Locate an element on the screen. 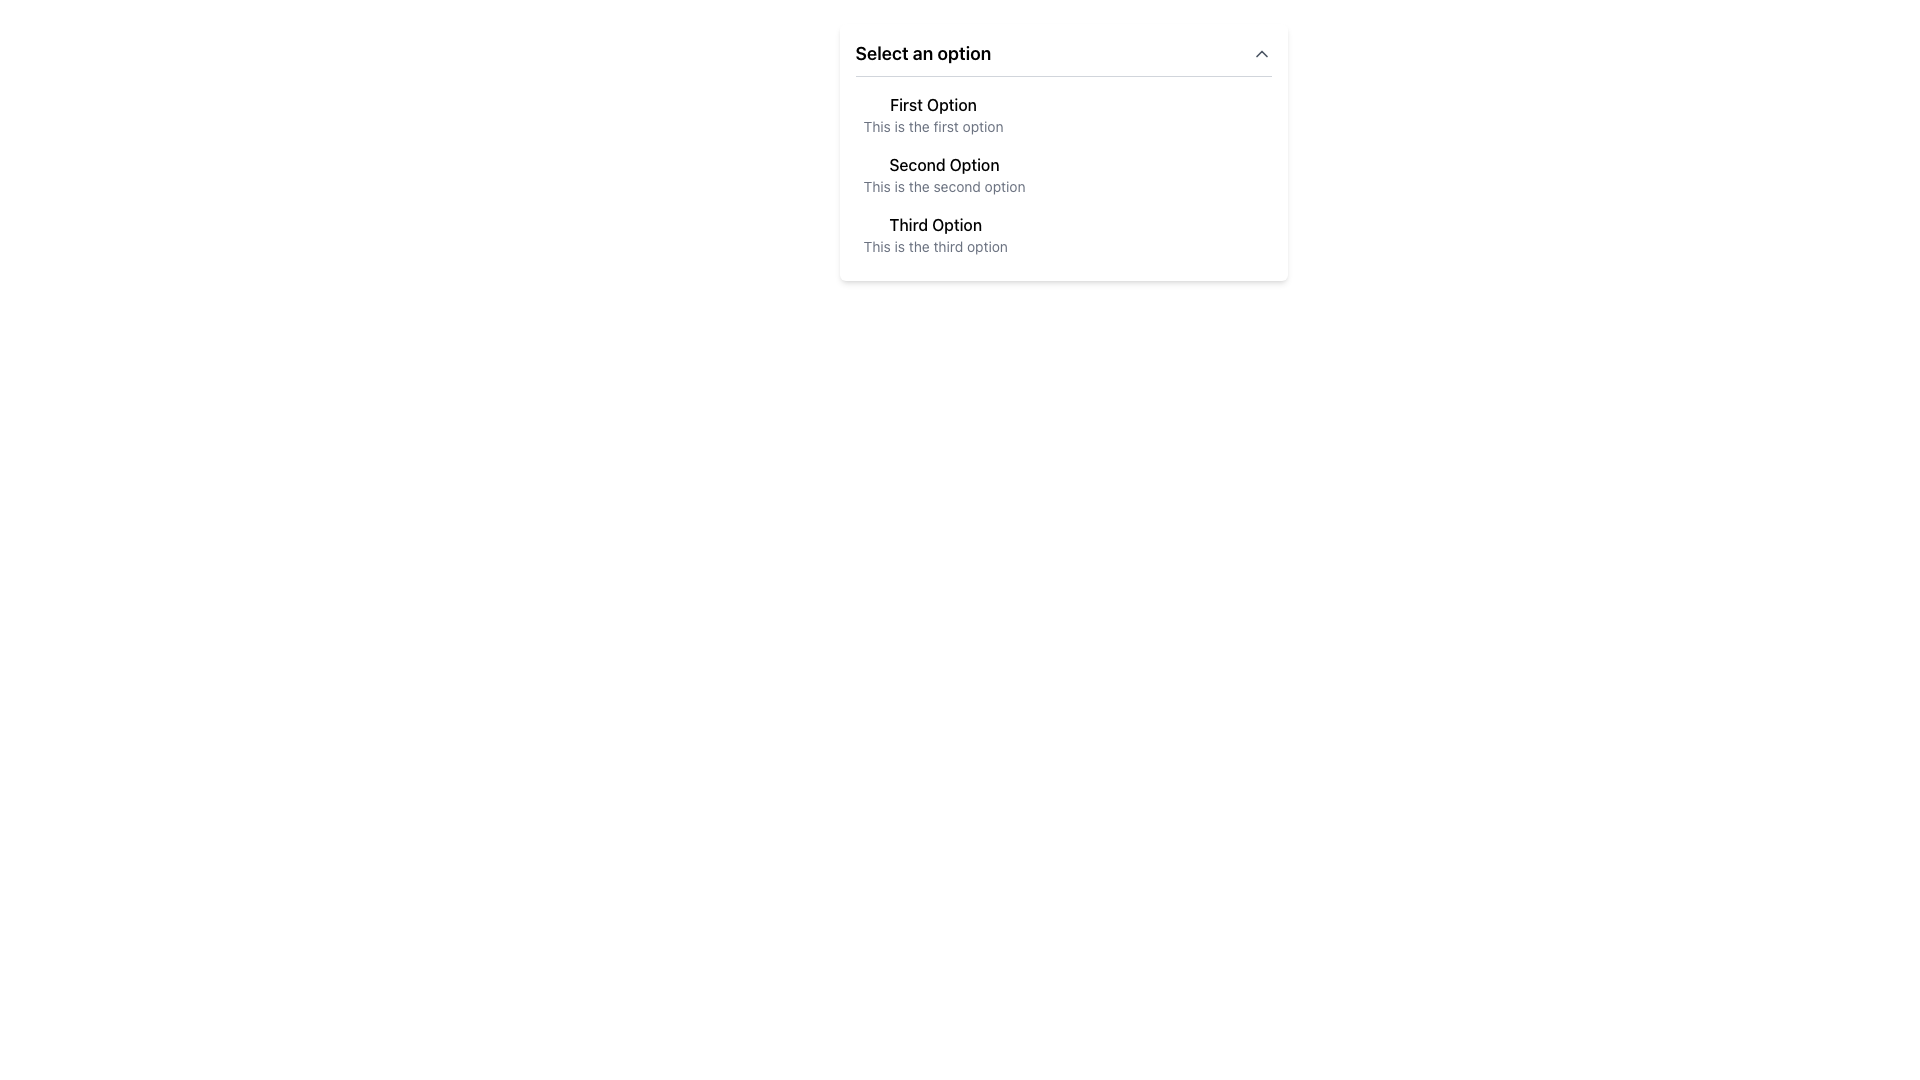 Image resolution: width=1920 pixels, height=1080 pixels. the second item in the dropdown menu is located at coordinates (1062, 173).